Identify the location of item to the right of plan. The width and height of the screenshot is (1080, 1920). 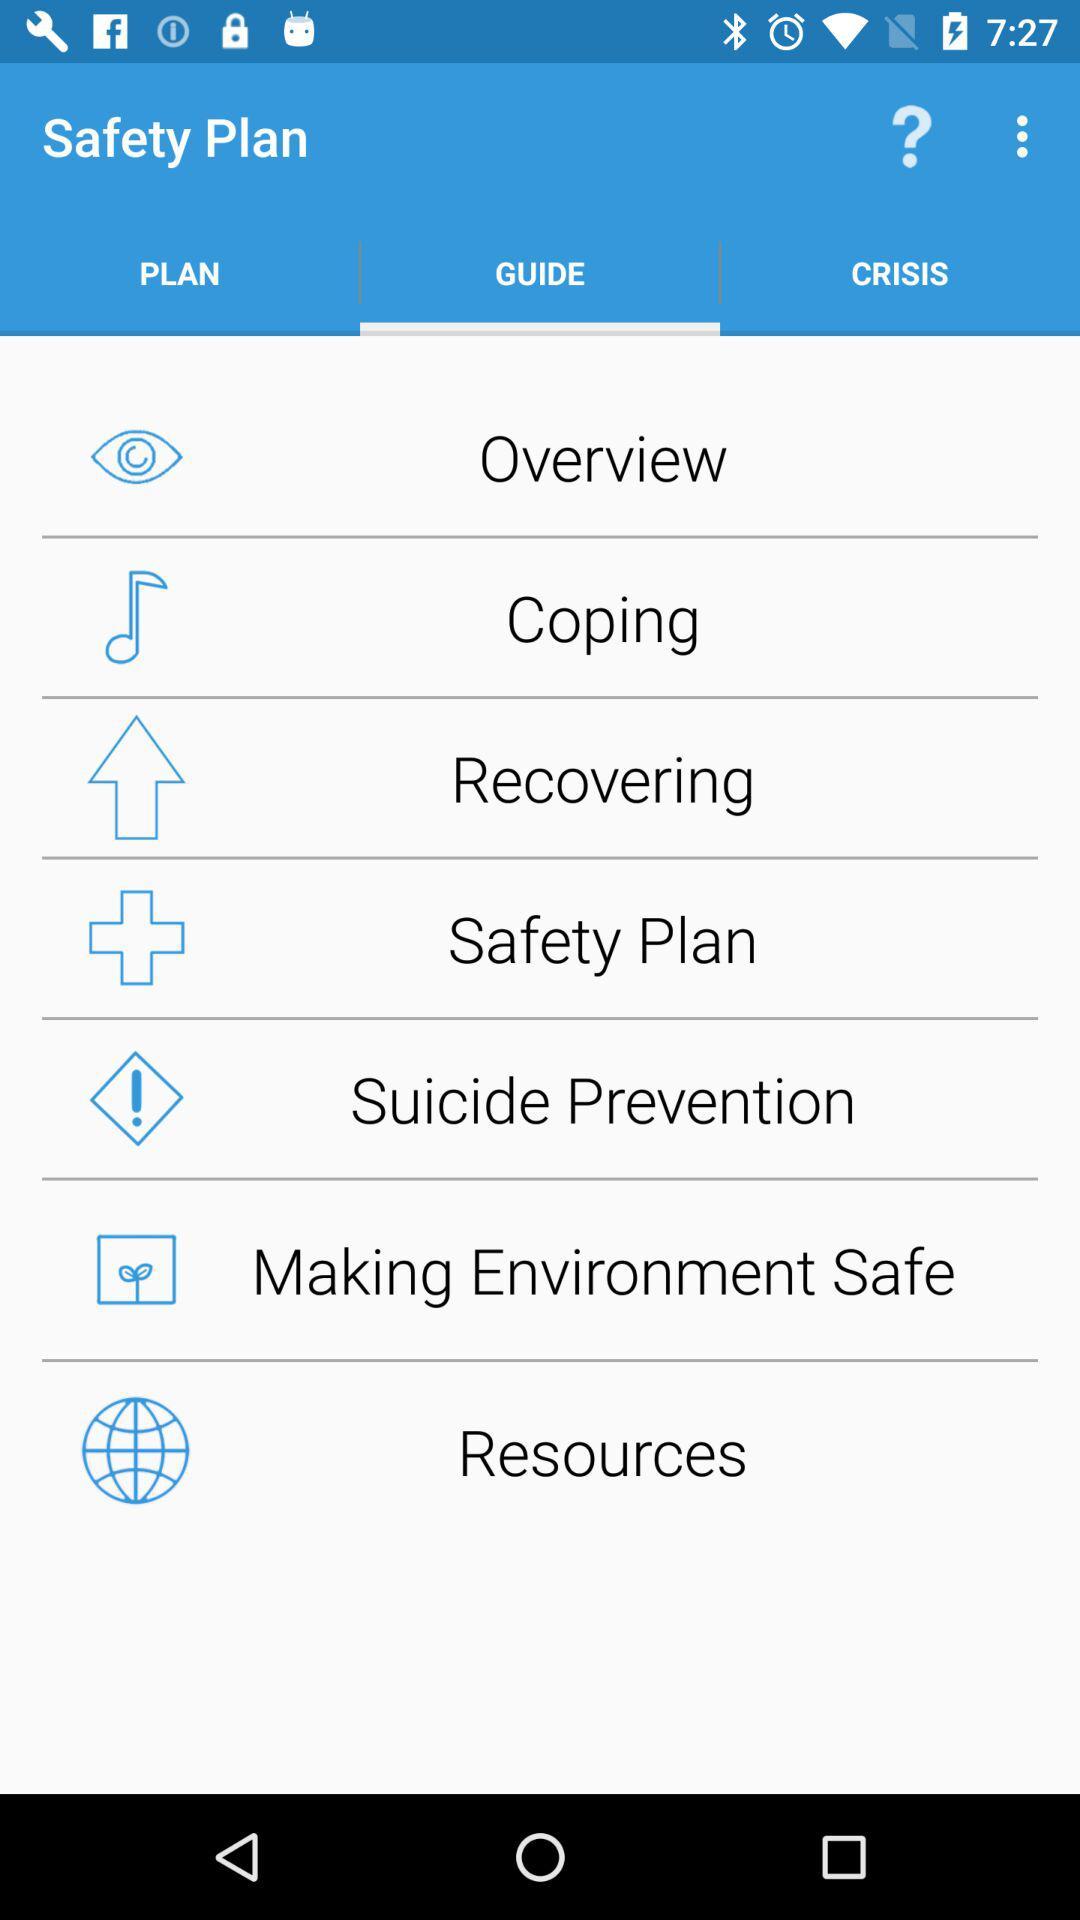
(540, 272).